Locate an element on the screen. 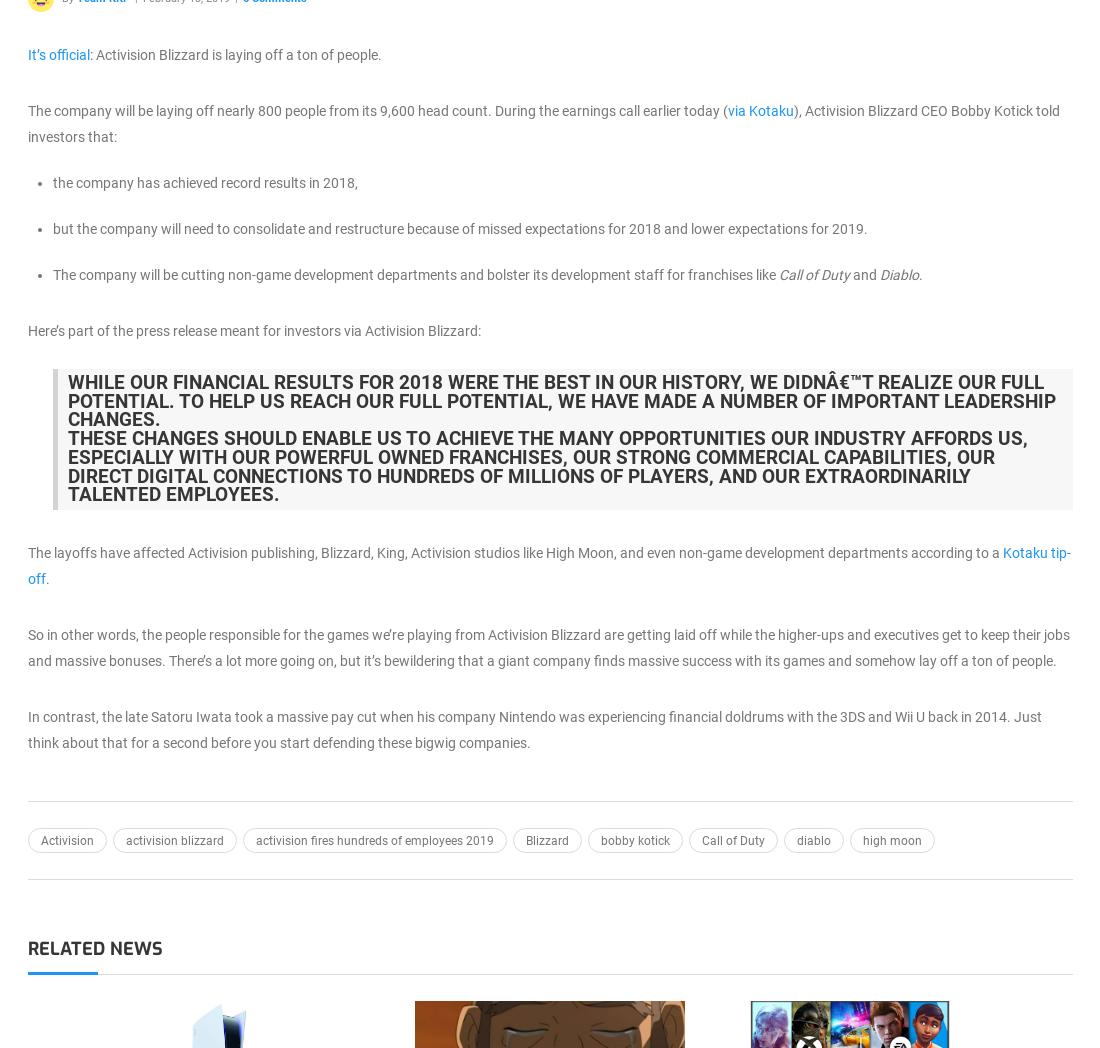  'the company has achieved record results in 2018,' is located at coordinates (51, 181).